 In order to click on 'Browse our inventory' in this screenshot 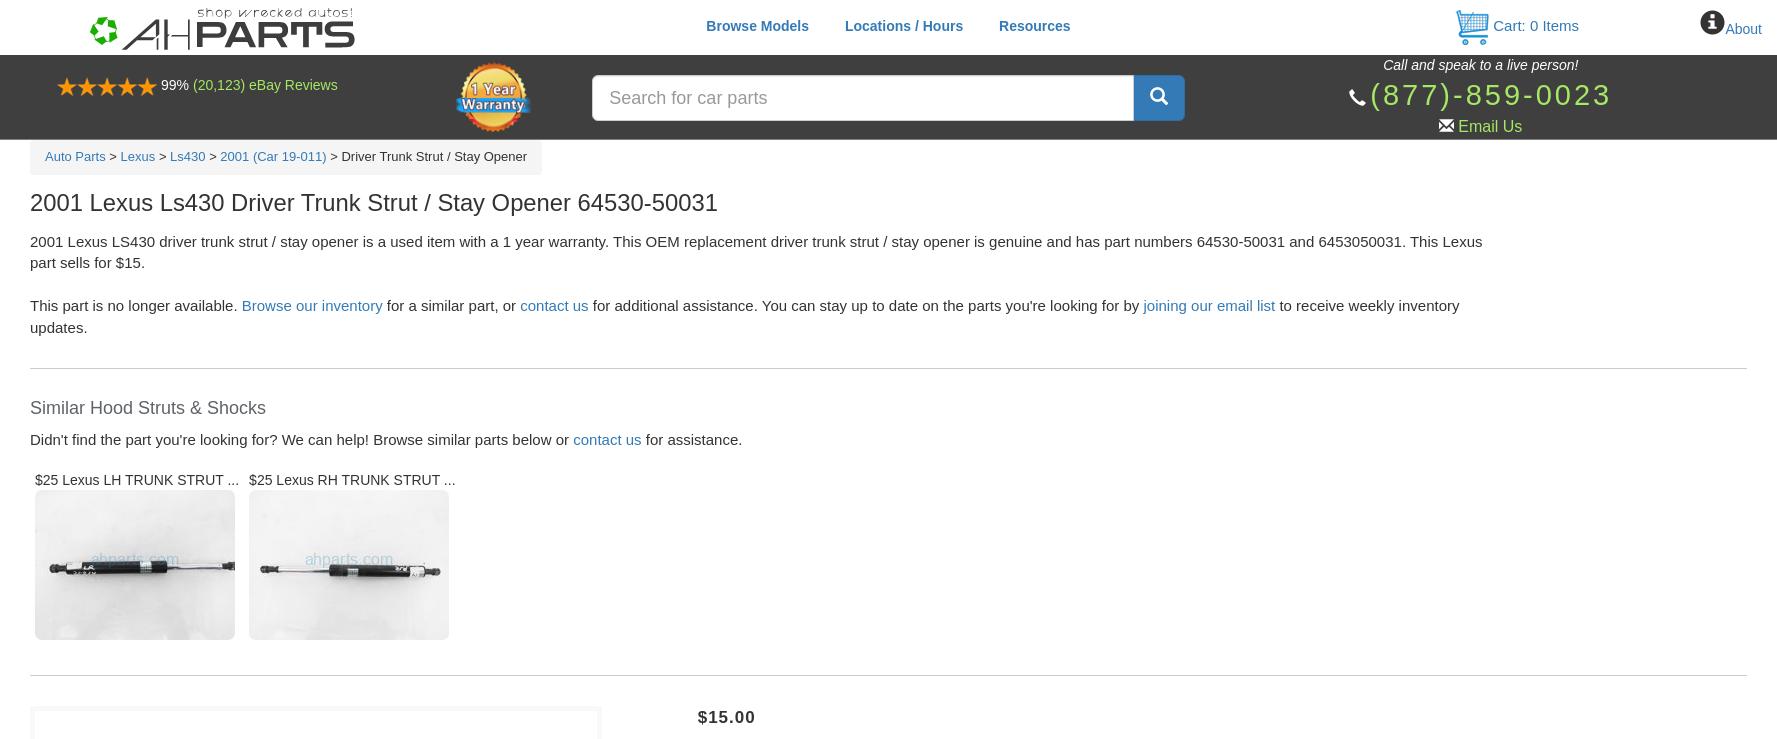, I will do `click(310, 305)`.